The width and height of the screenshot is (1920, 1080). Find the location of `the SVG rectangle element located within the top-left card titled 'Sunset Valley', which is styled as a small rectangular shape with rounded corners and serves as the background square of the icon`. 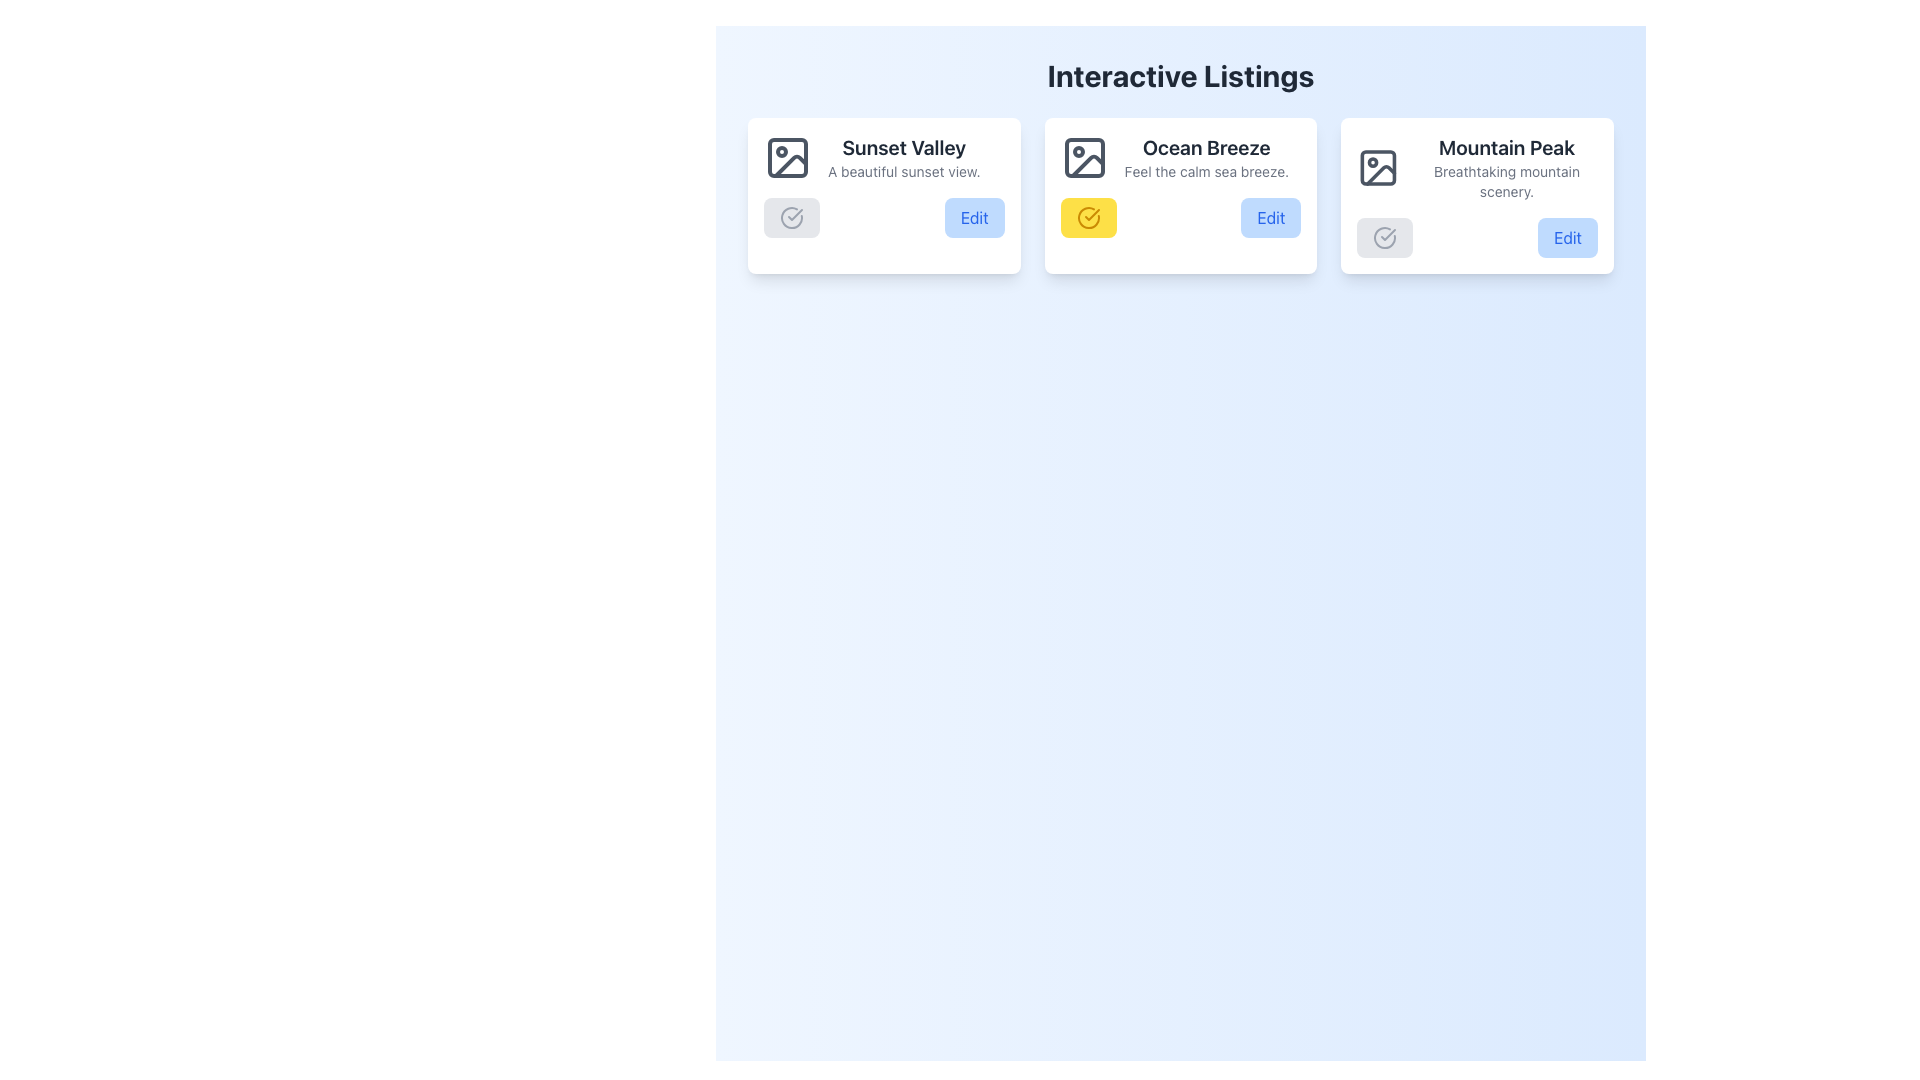

the SVG rectangle element located within the top-left card titled 'Sunset Valley', which is styled as a small rectangular shape with rounded corners and serves as the background square of the icon is located at coordinates (786, 157).